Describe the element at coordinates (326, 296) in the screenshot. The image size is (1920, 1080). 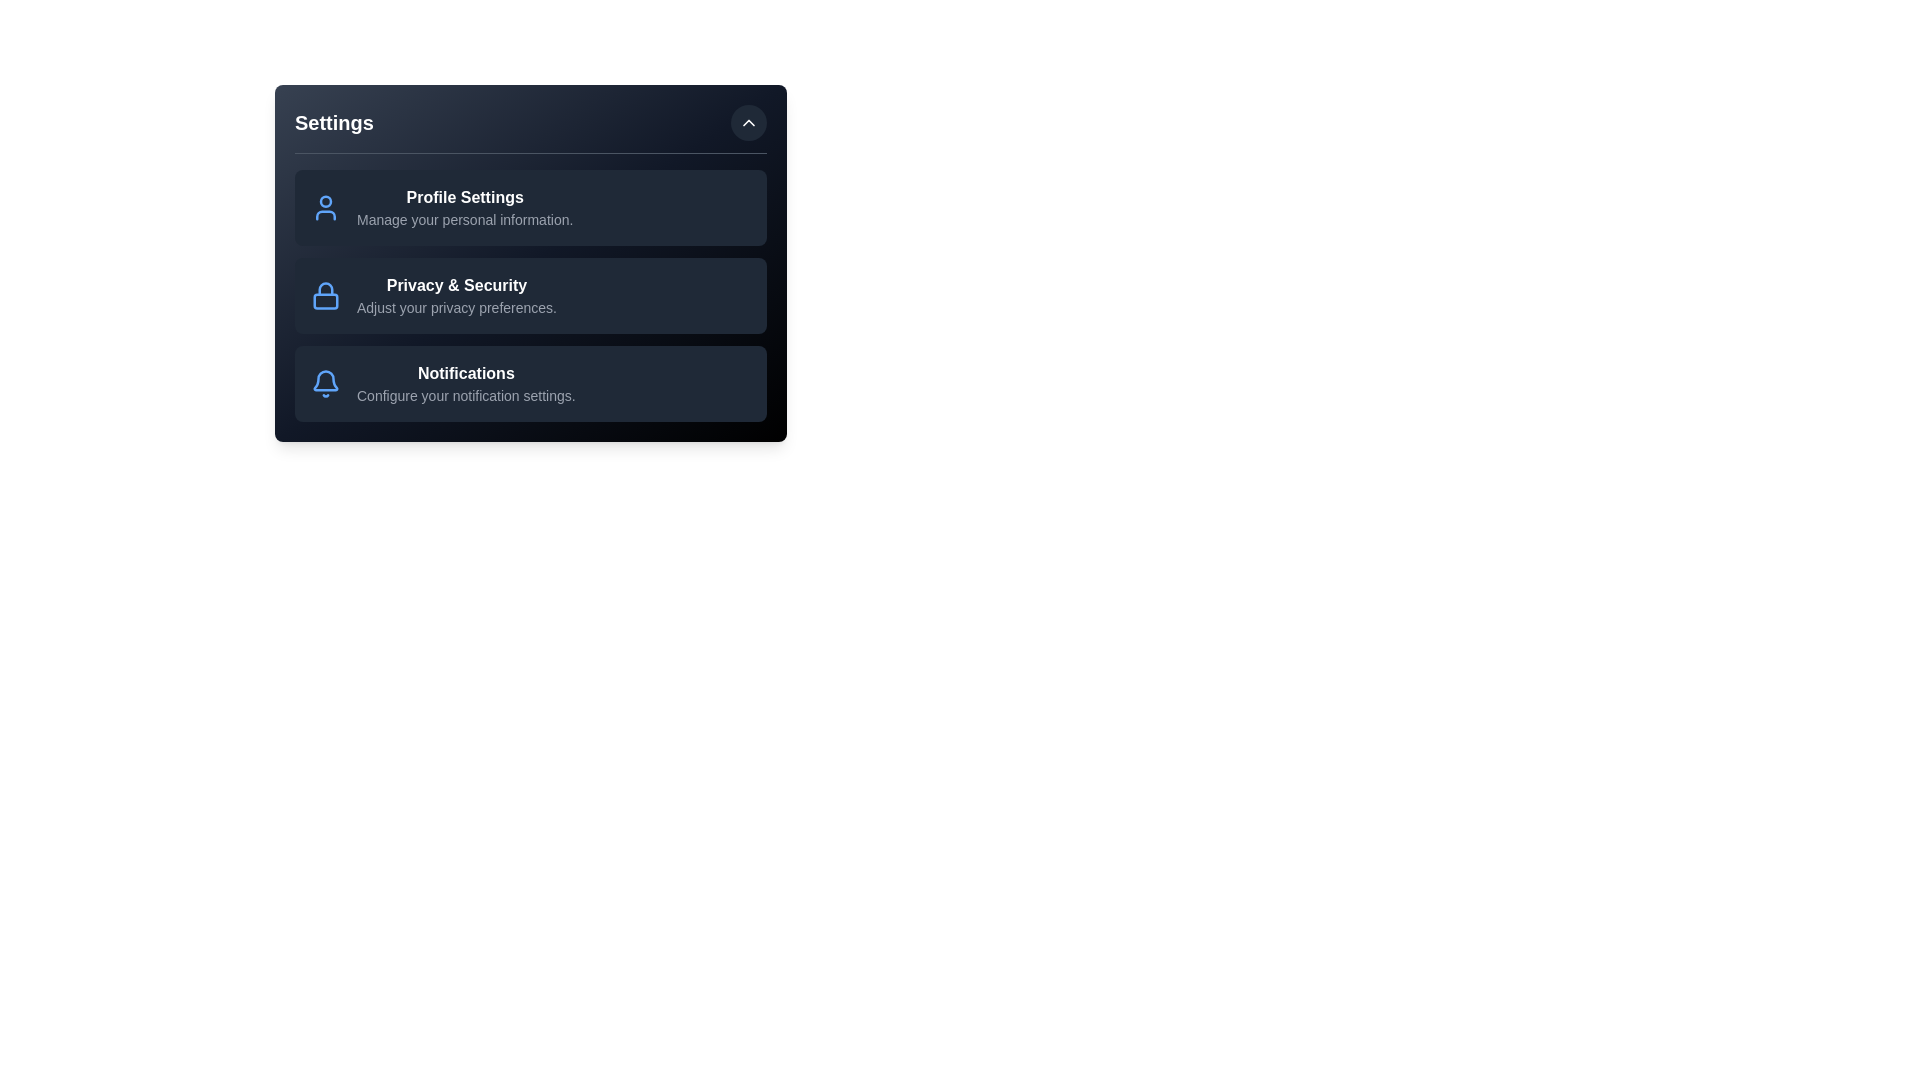
I see `the icon corresponding to Privacy & Security to interact with it` at that location.